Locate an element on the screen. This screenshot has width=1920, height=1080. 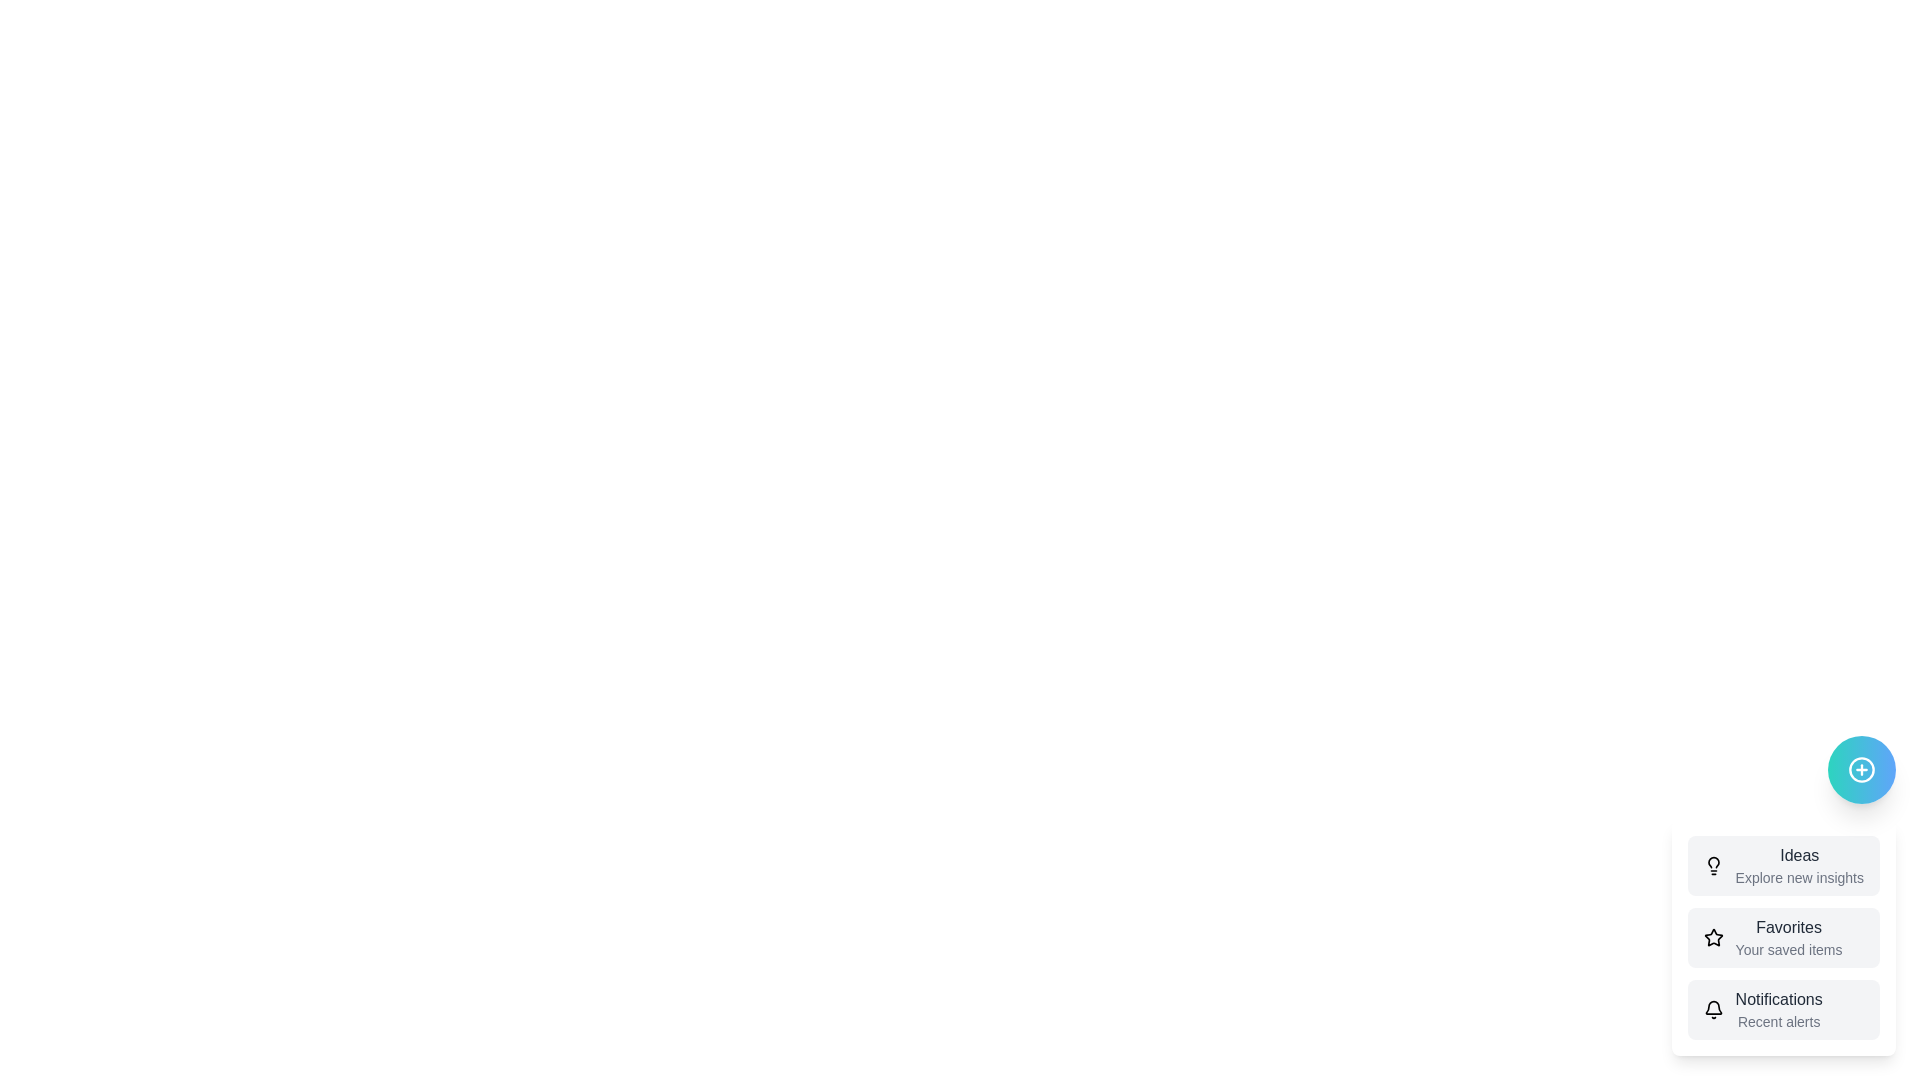
the decorative icon within the Favorites button, which indicates its association with starred or favorite items is located at coordinates (1712, 937).